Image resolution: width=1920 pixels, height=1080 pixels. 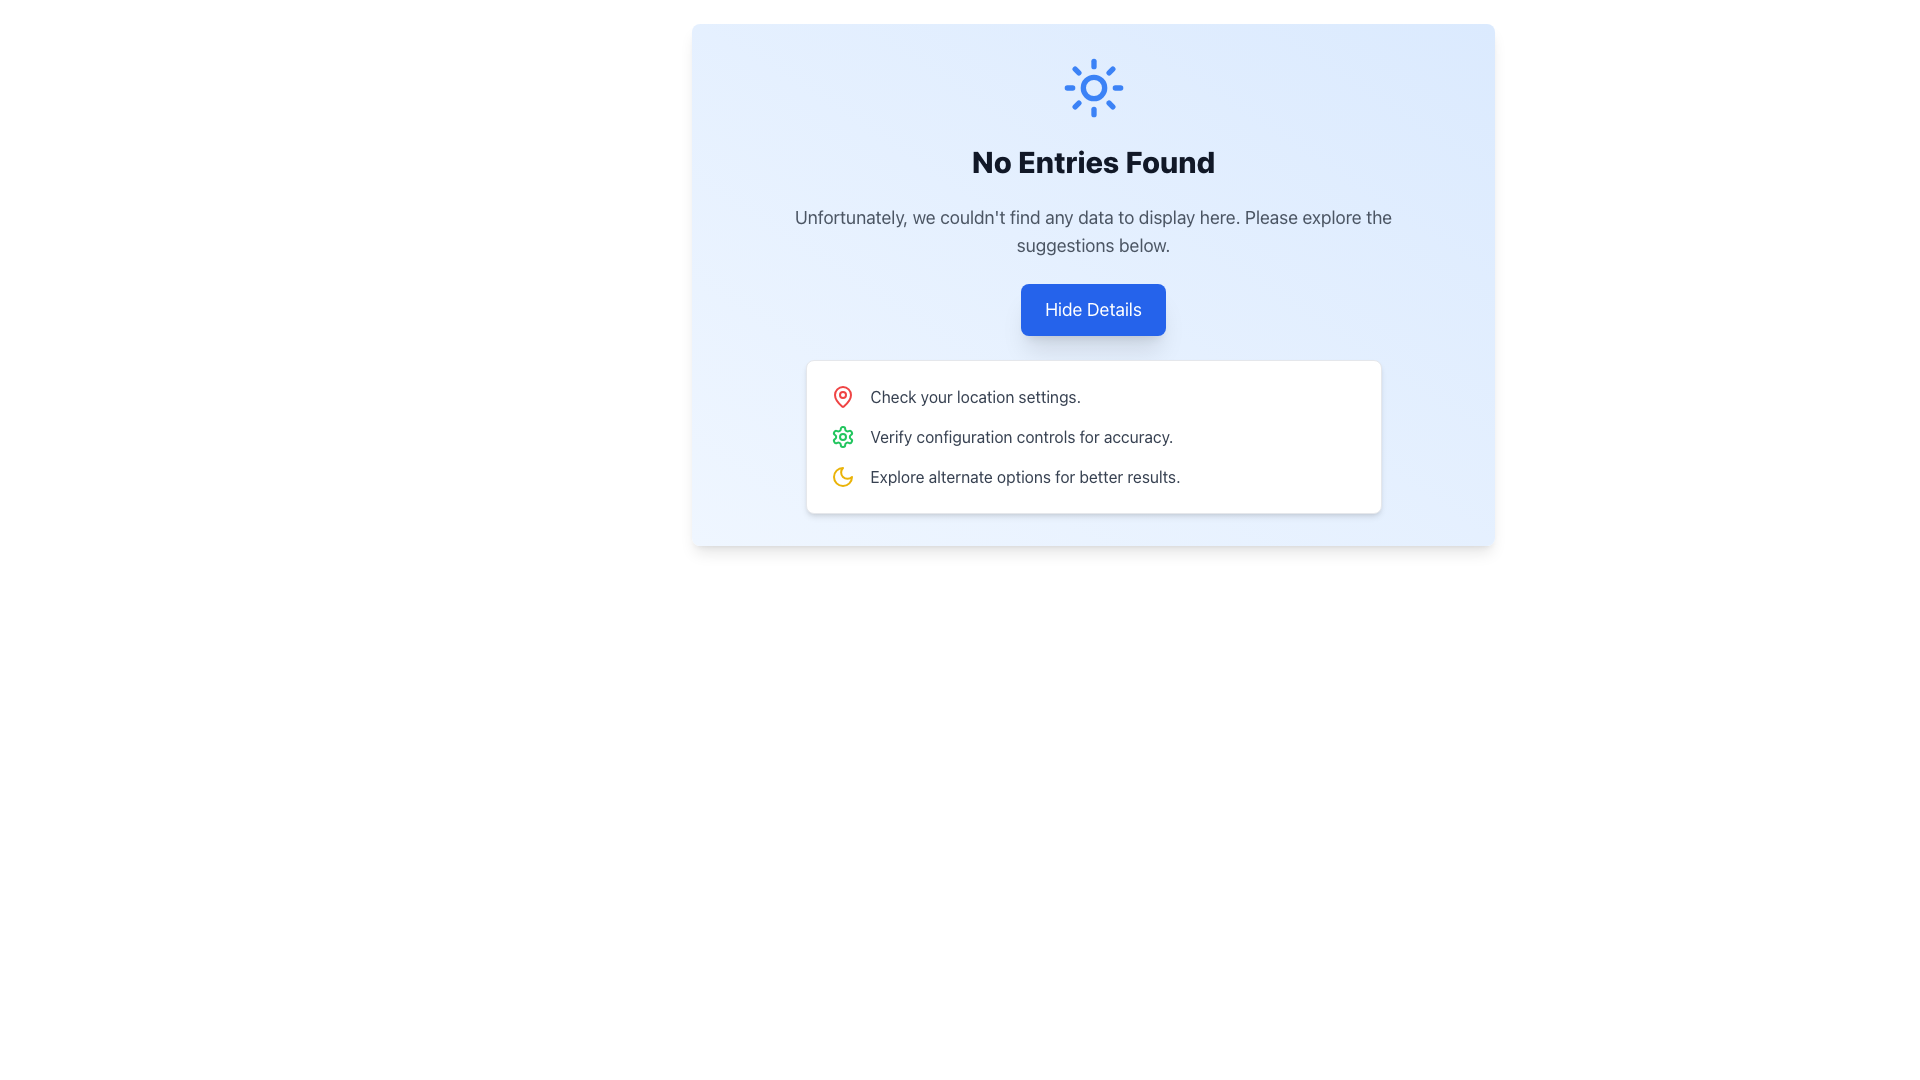 What do you see at coordinates (842, 477) in the screenshot?
I see `the yellow crescent moon icon that is the first element in a horizontal group before the text 'Explore alternate options for better results.'` at bounding box center [842, 477].